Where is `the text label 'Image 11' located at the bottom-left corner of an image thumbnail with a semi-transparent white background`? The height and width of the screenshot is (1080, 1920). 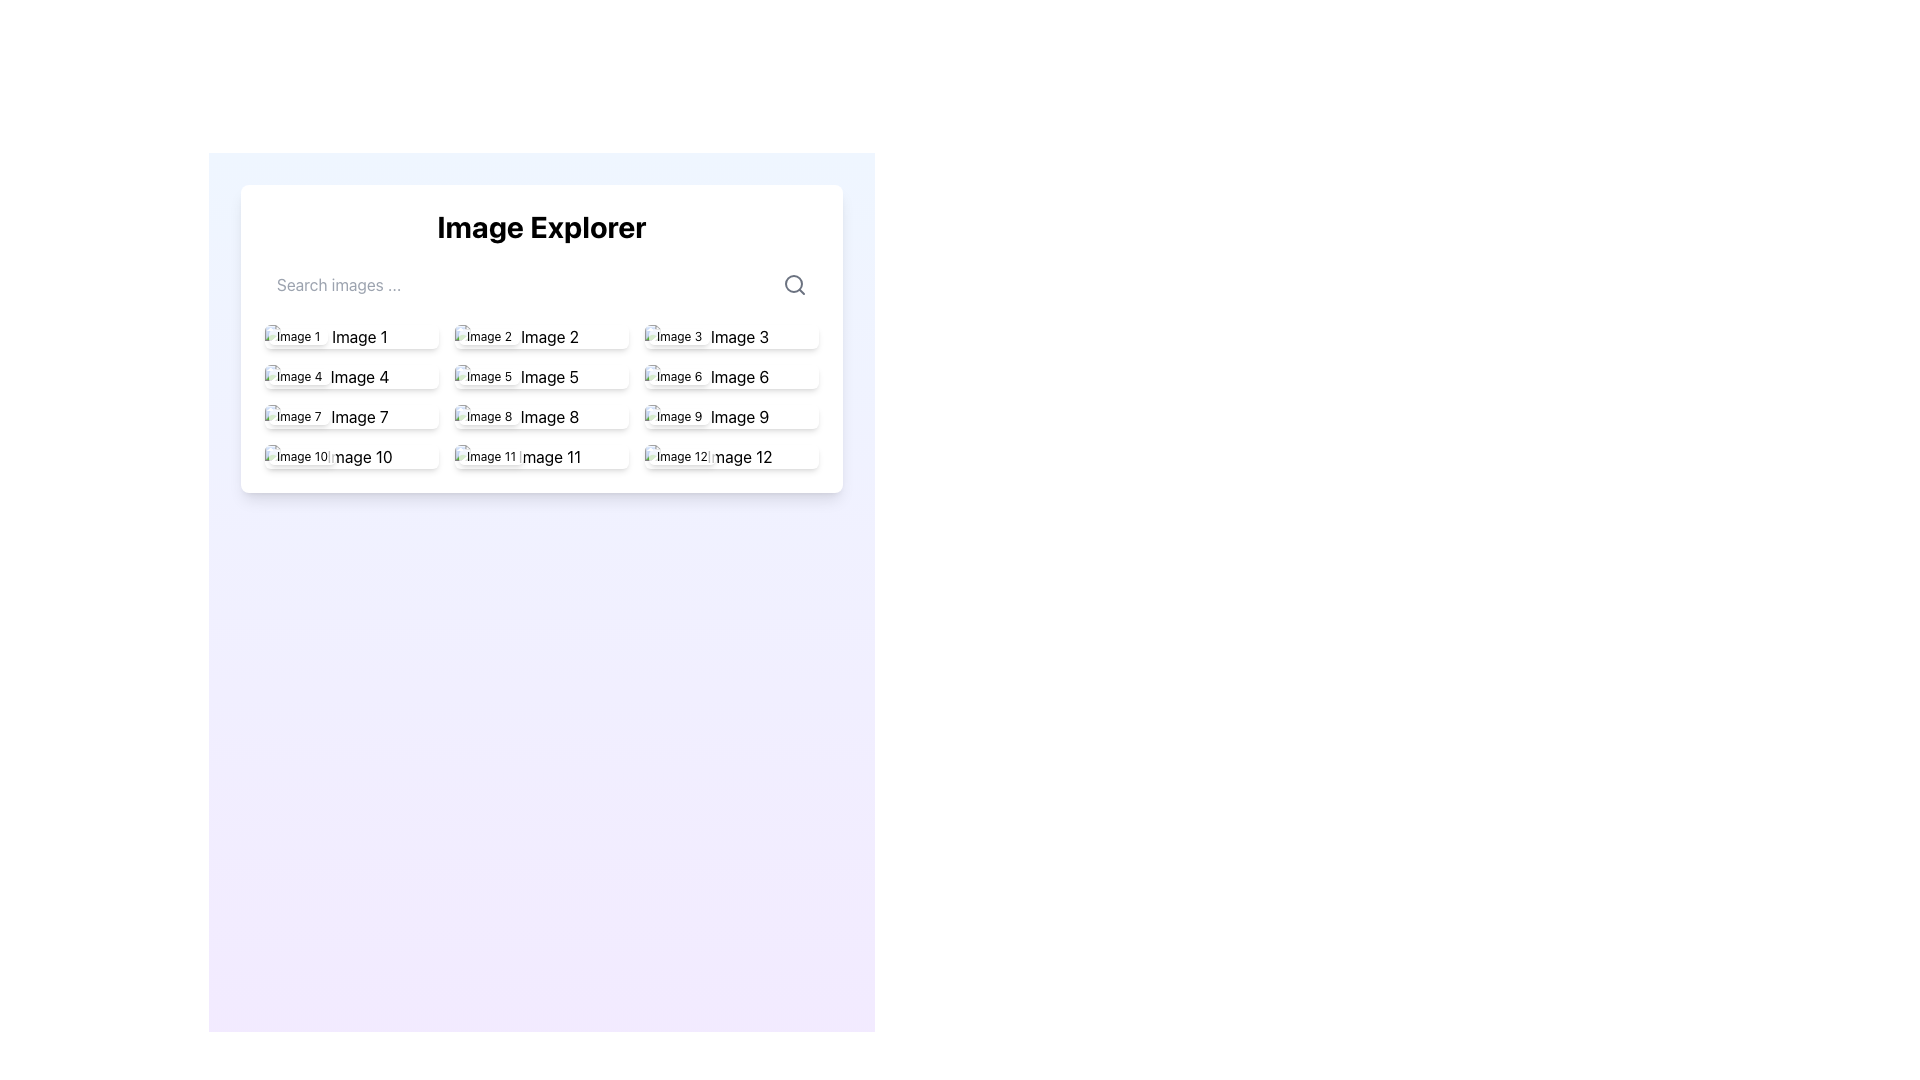
the text label 'Image 11' located at the bottom-left corner of an image thumbnail with a semi-transparent white background is located at coordinates (491, 456).